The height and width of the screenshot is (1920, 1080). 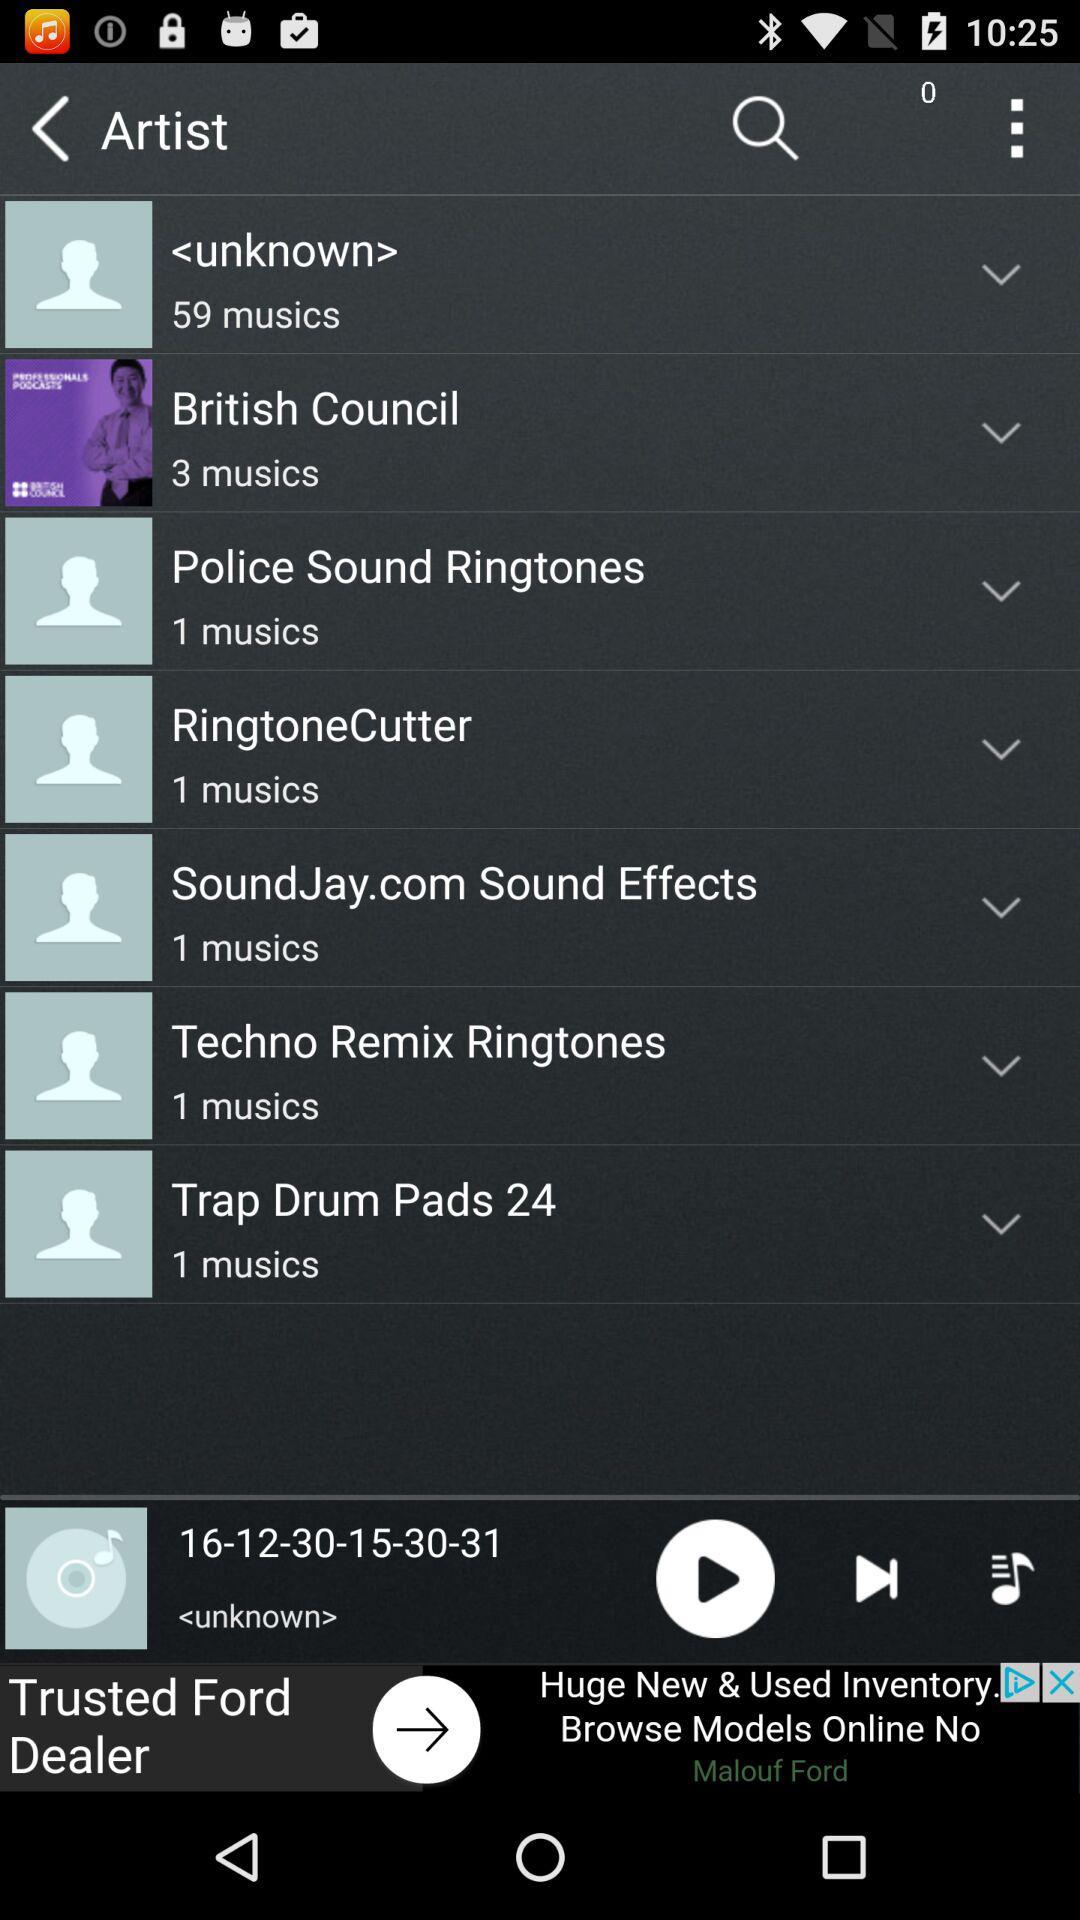 I want to click on the play icon, so click(x=714, y=1688).